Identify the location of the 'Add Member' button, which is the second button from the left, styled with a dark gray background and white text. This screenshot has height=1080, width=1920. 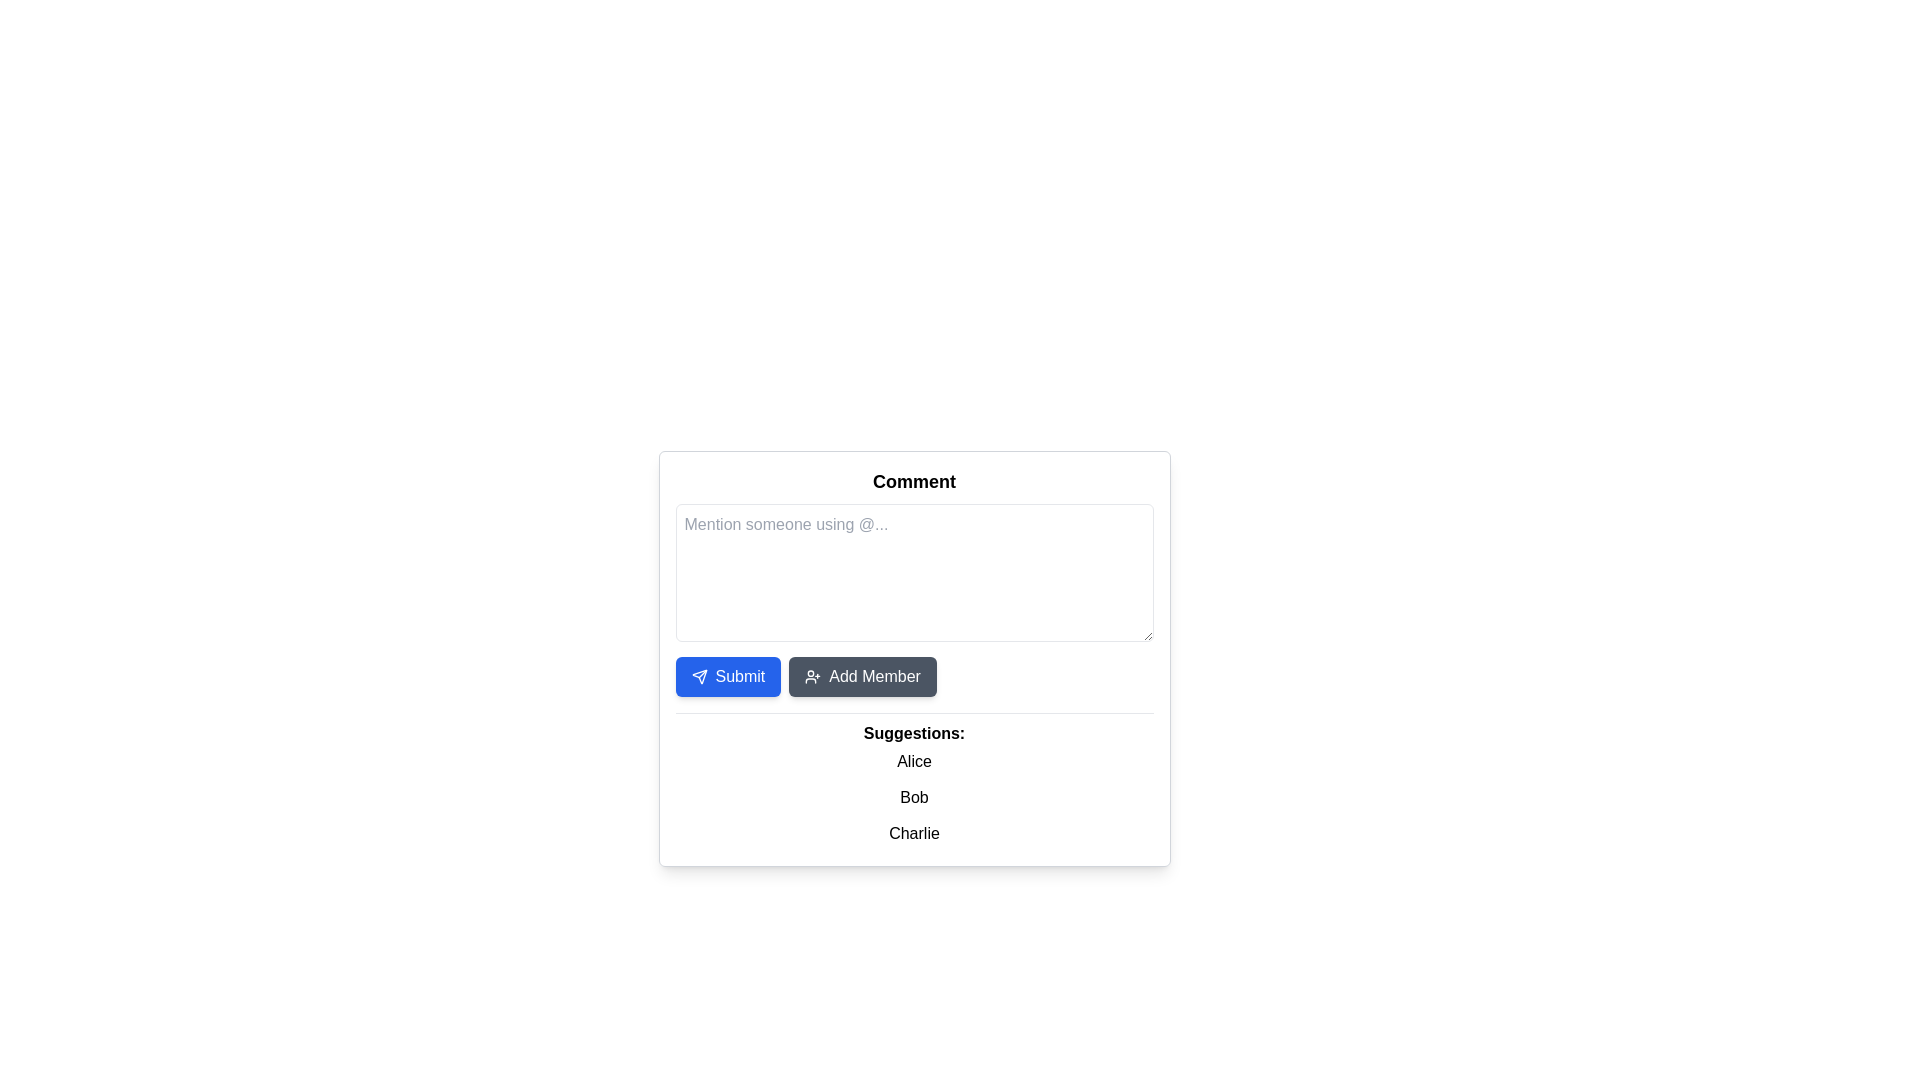
(863, 676).